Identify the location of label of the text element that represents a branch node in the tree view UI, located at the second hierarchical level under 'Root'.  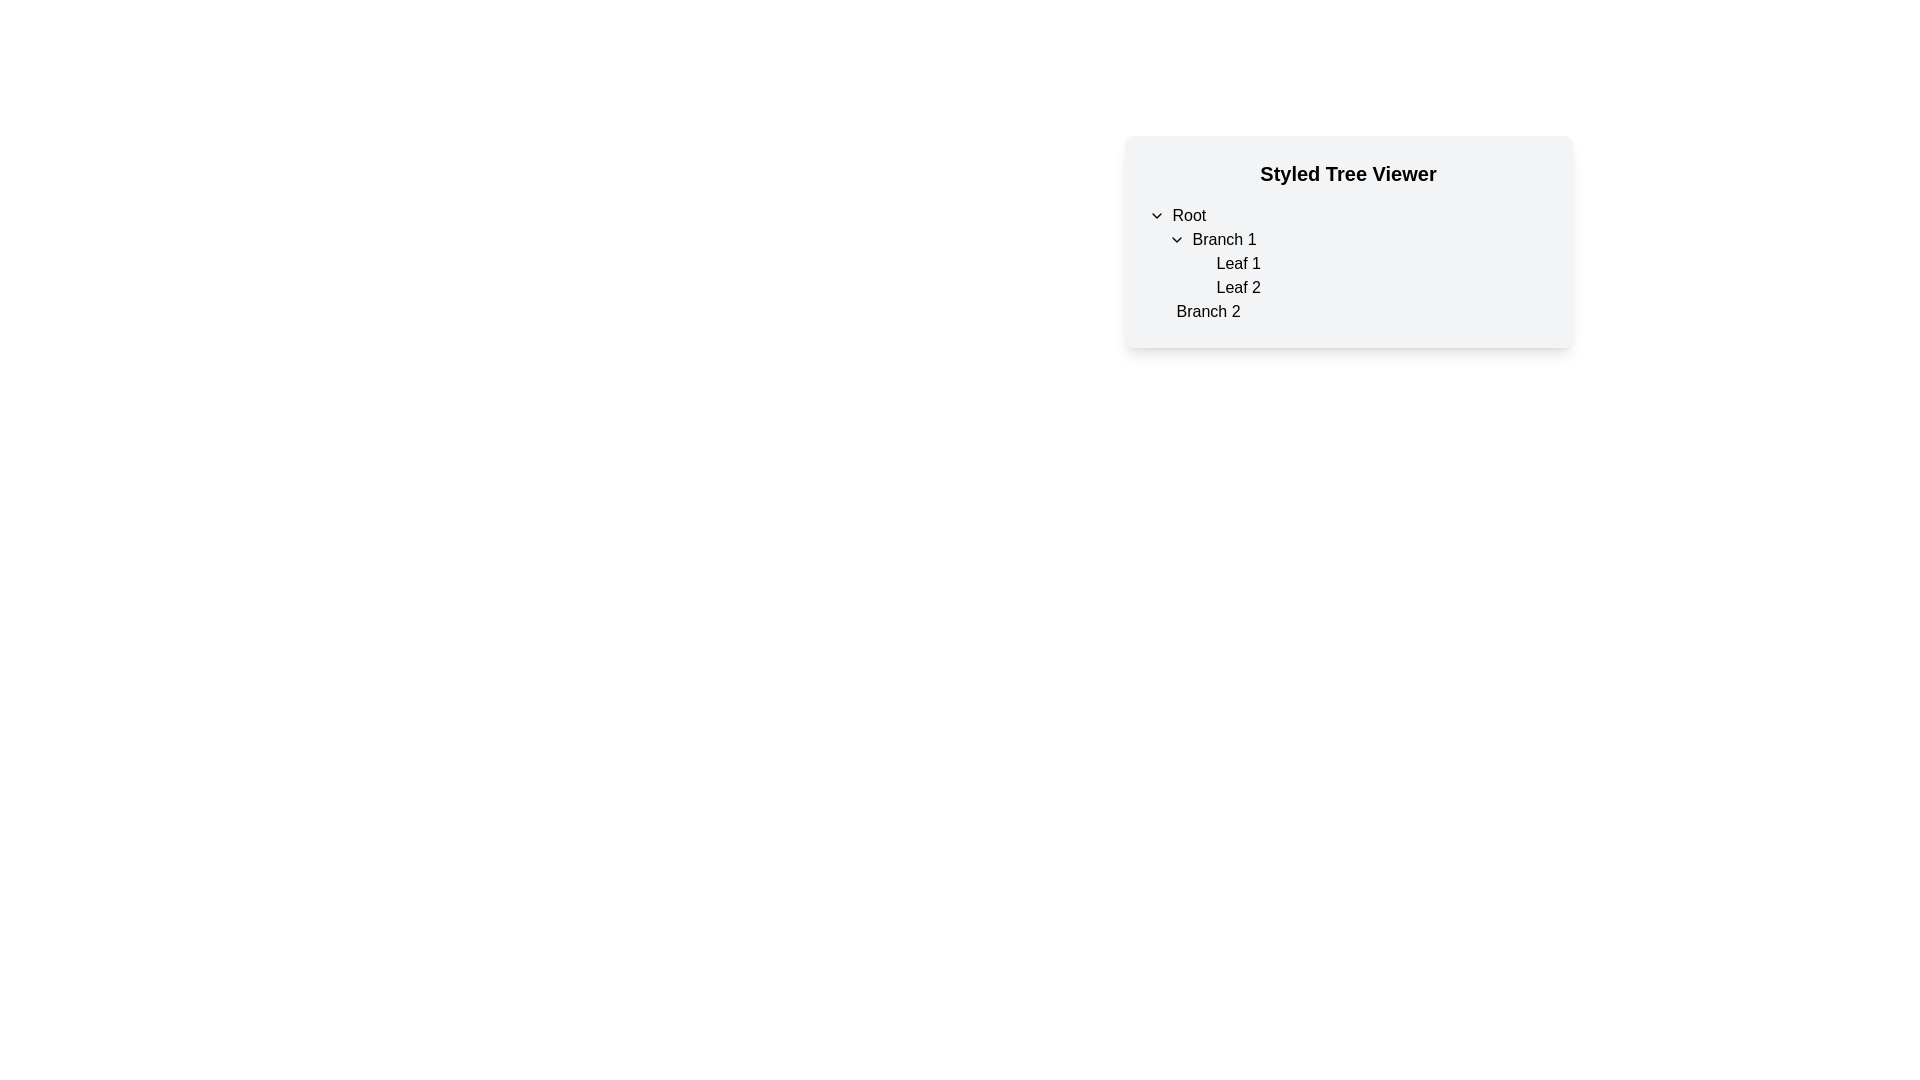
(1207, 312).